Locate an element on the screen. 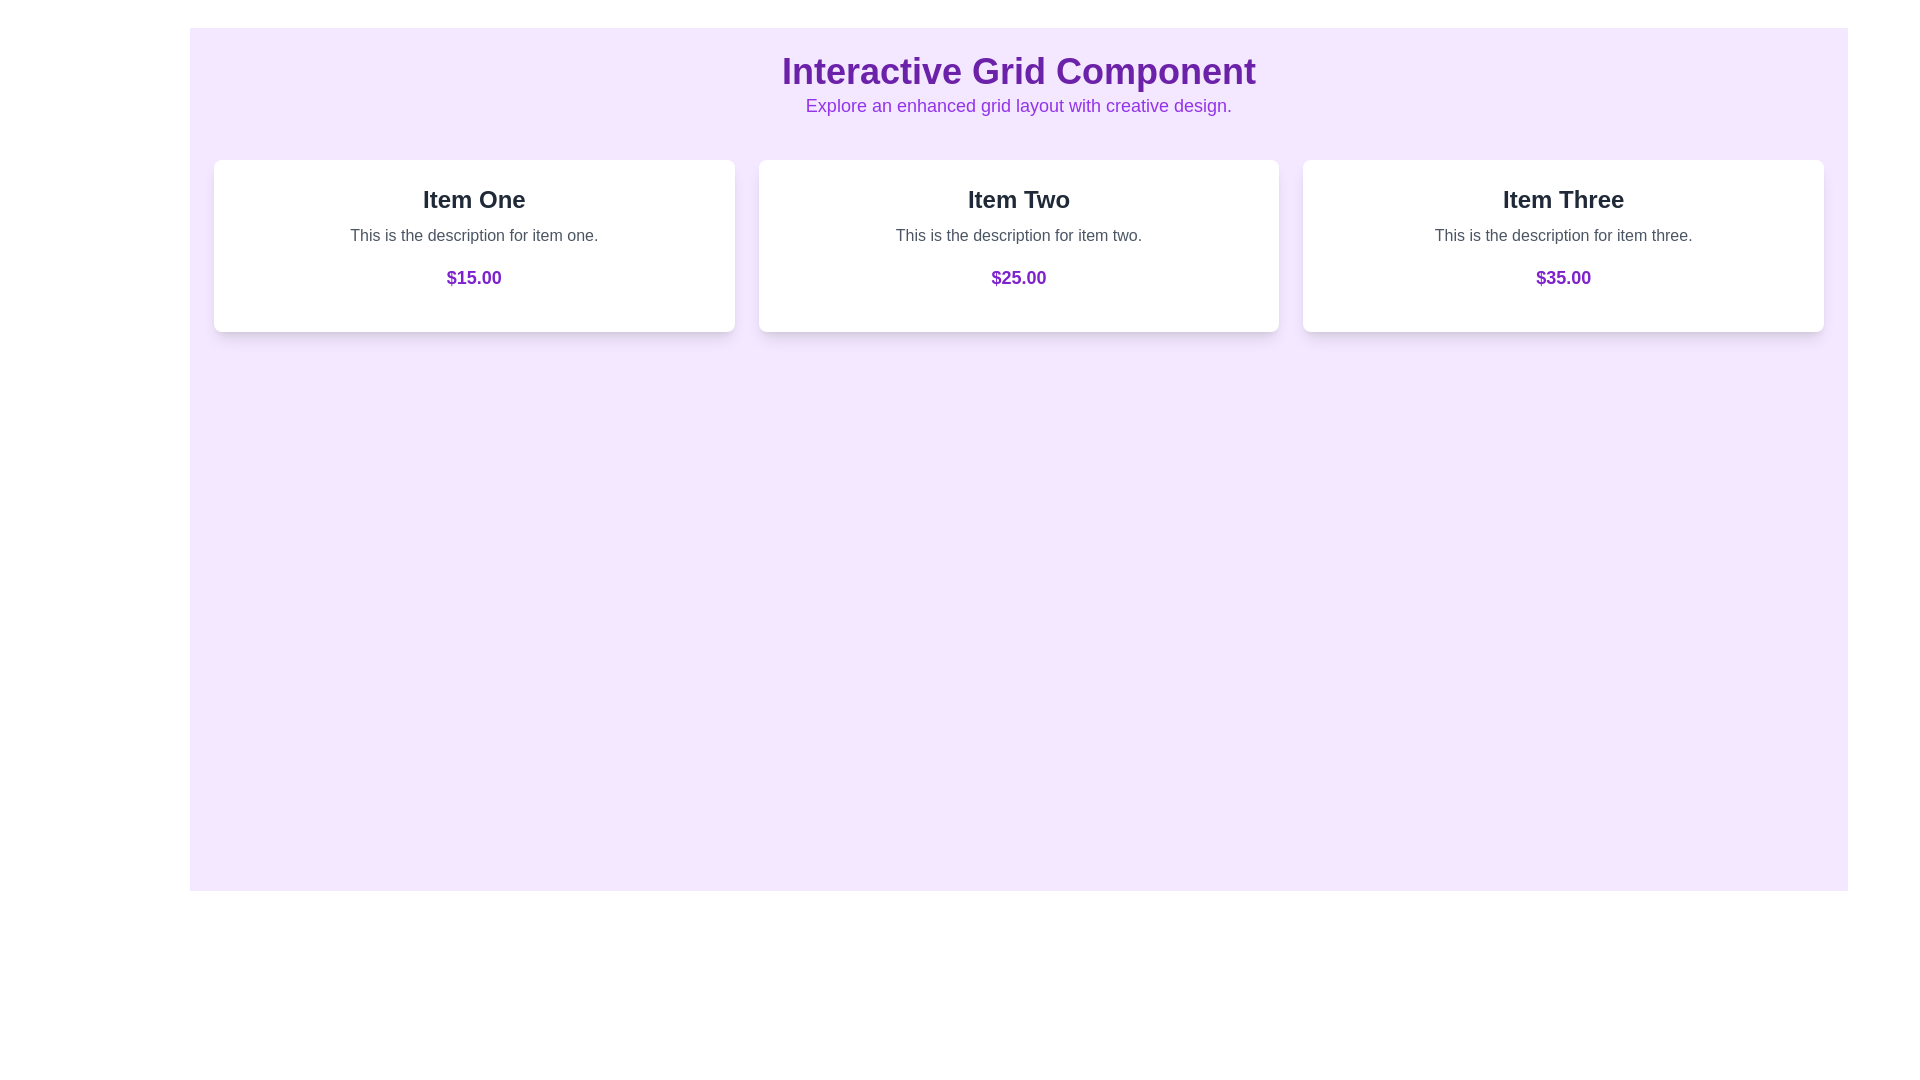  text label providing additional details about 'Item Three', which is positioned under the title and above the price in the rightmost card of a three-card layout is located at coordinates (1562, 234).